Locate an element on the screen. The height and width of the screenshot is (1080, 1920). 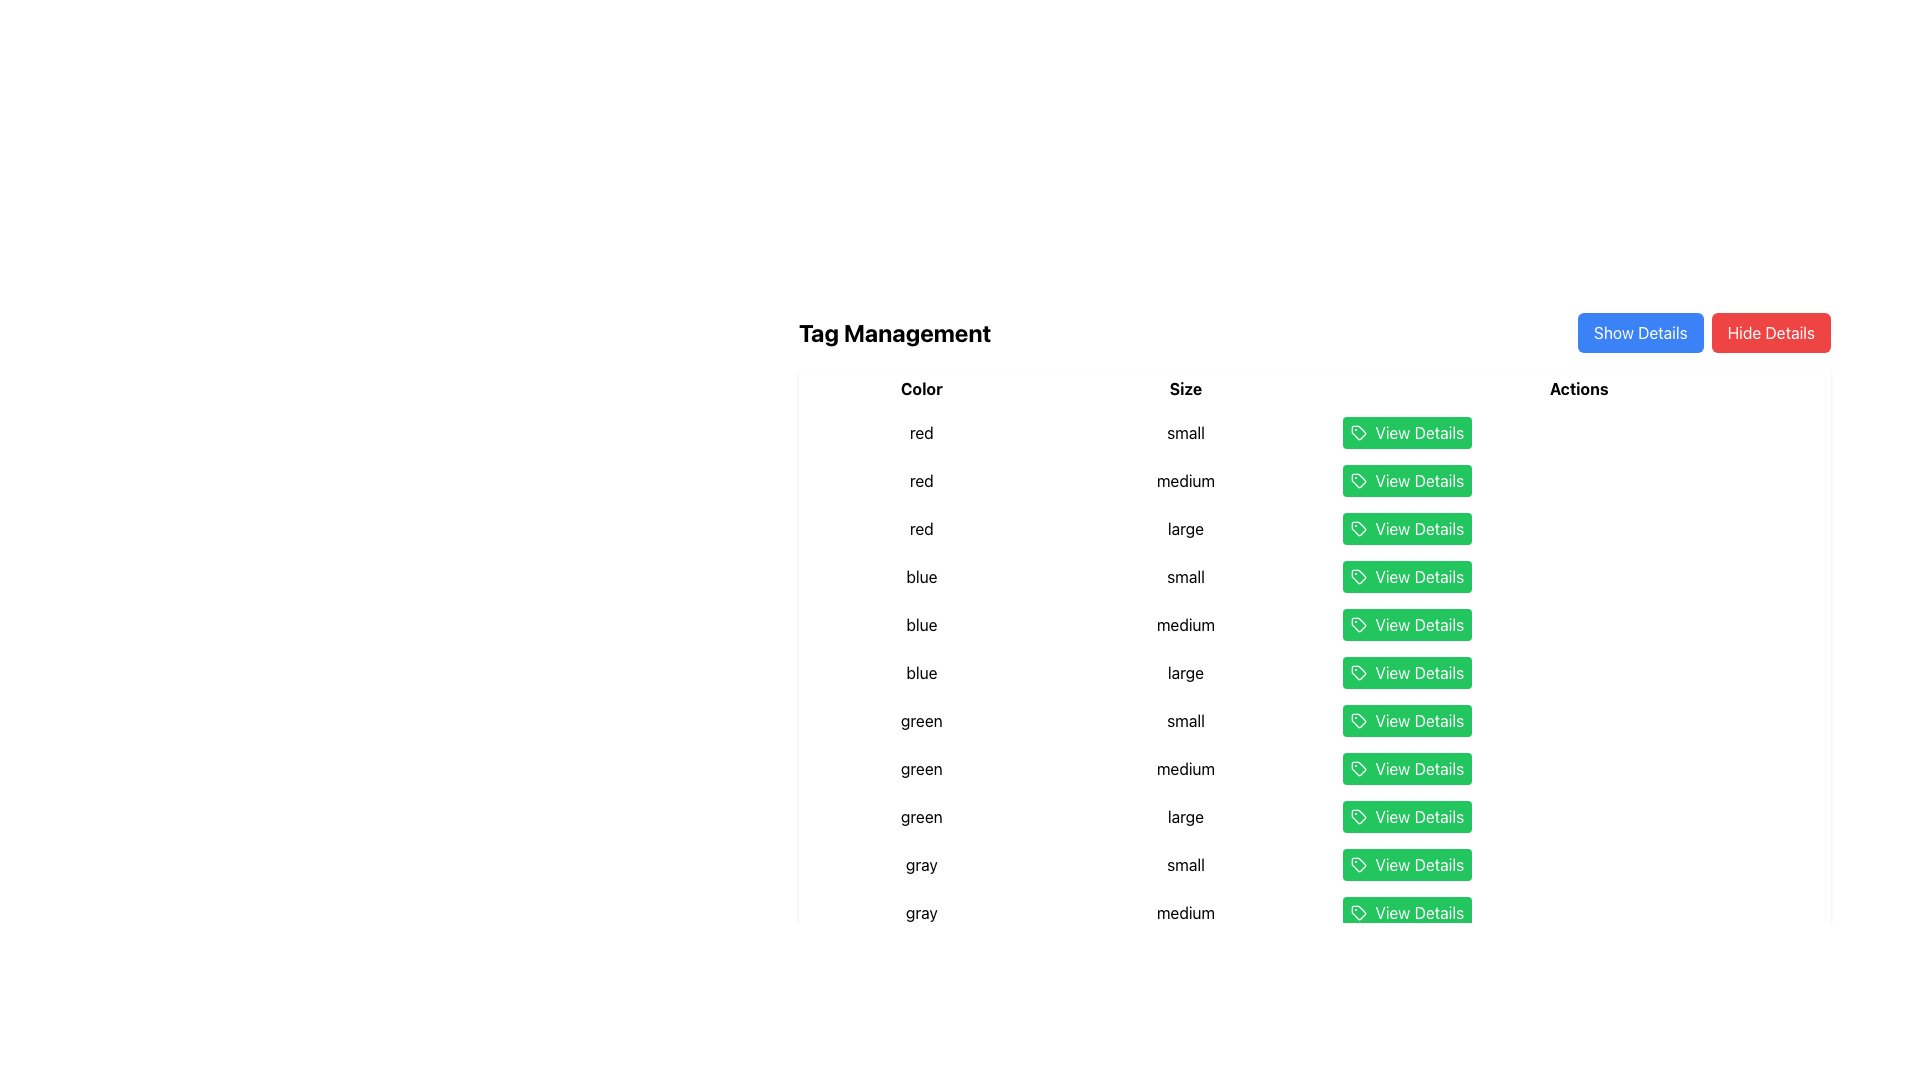
the green button with rounded corners labeled 'View Details' located in the last row of the table under the 'Actions' column is located at coordinates (1406, 767).